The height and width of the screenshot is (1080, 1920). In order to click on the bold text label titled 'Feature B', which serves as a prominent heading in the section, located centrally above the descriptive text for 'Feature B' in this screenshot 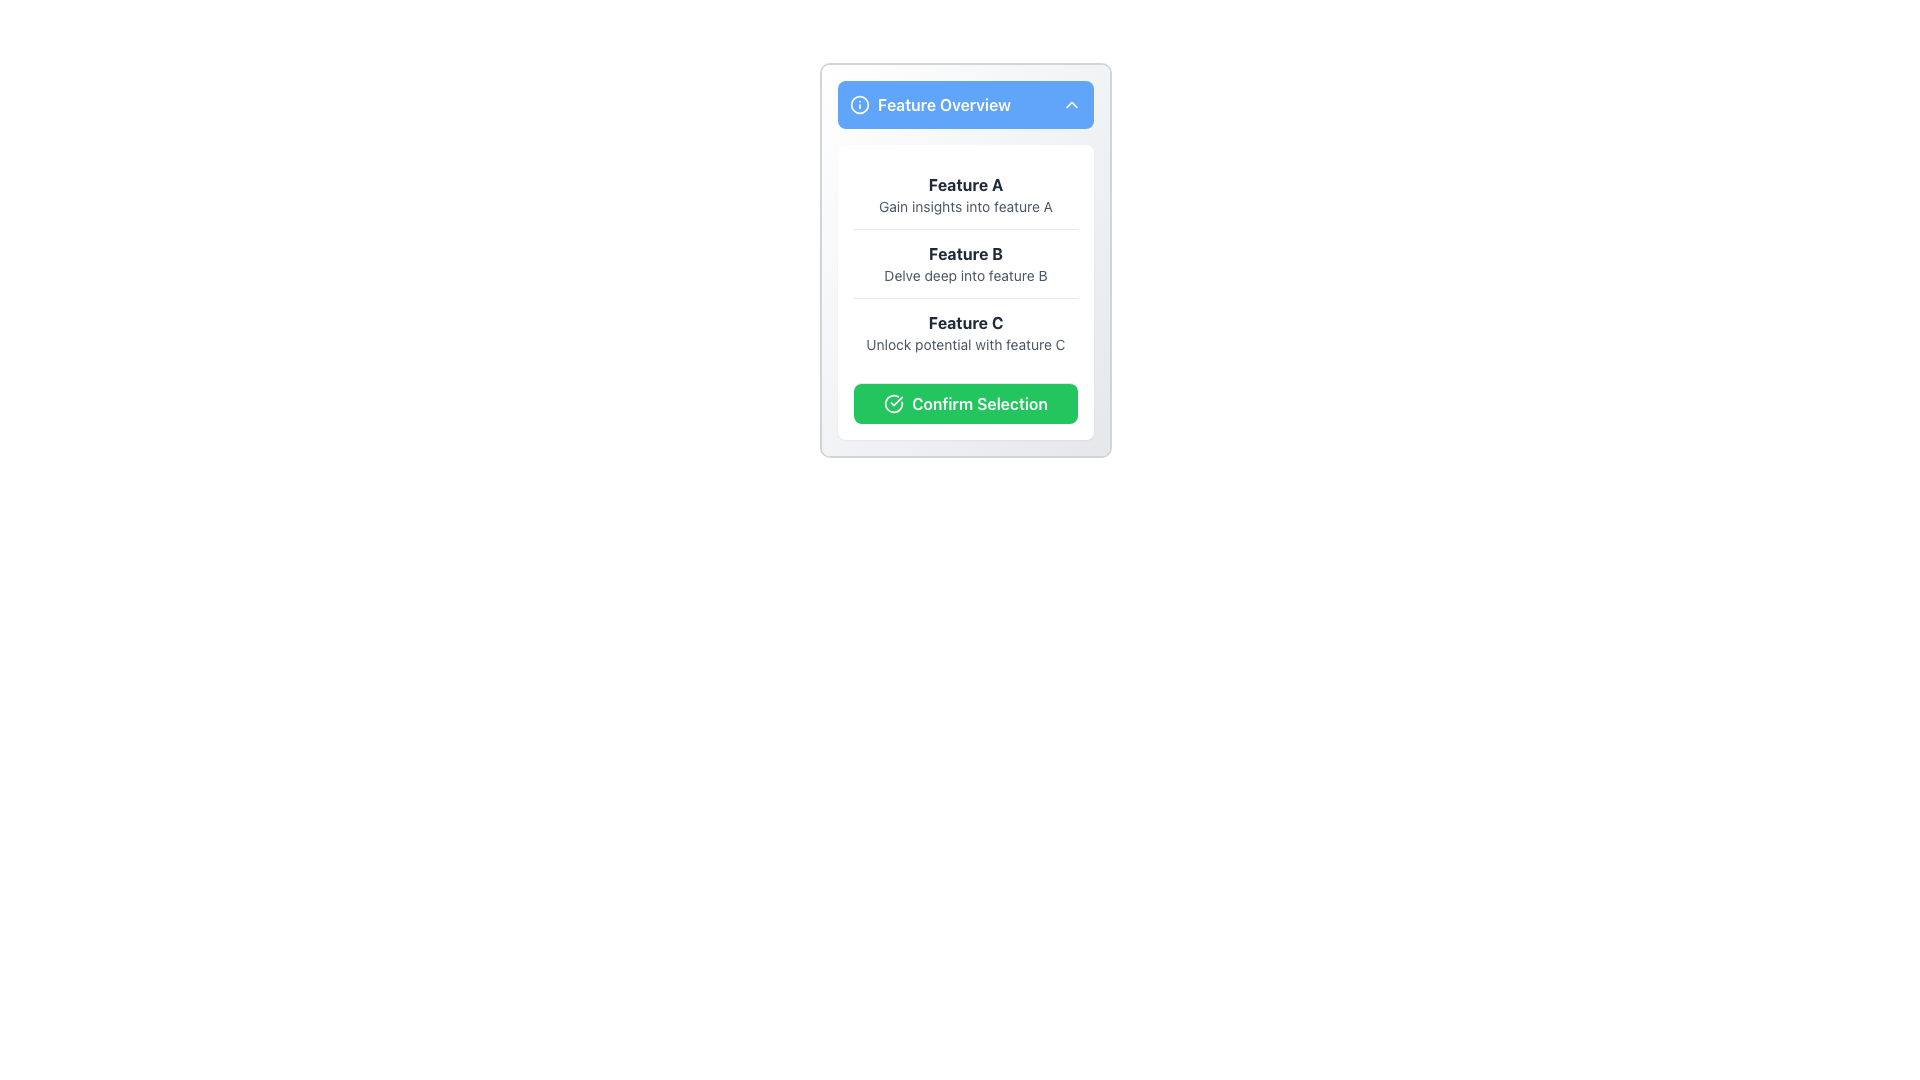, I will do `click(965, 253)`.